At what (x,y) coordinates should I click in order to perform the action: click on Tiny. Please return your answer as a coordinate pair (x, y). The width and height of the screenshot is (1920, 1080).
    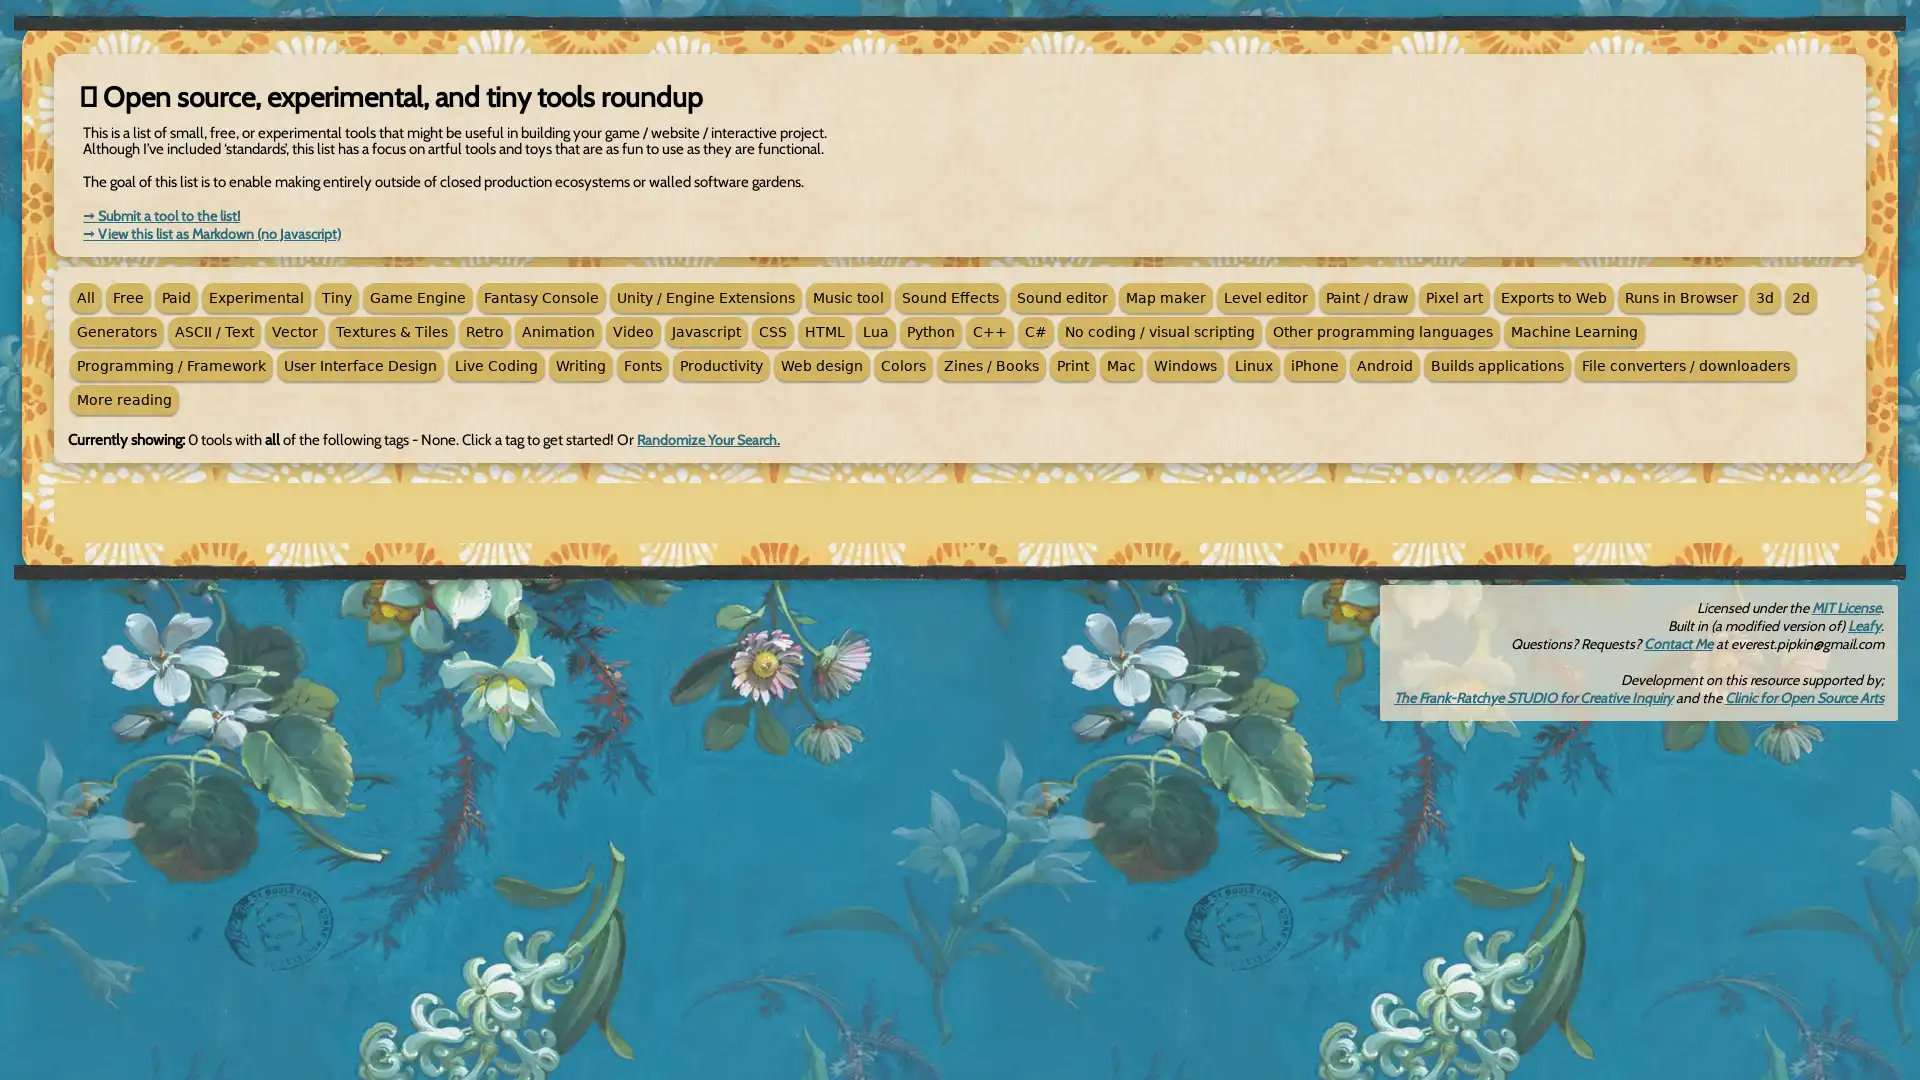
    Looking at the image, I should click on (336, 297).